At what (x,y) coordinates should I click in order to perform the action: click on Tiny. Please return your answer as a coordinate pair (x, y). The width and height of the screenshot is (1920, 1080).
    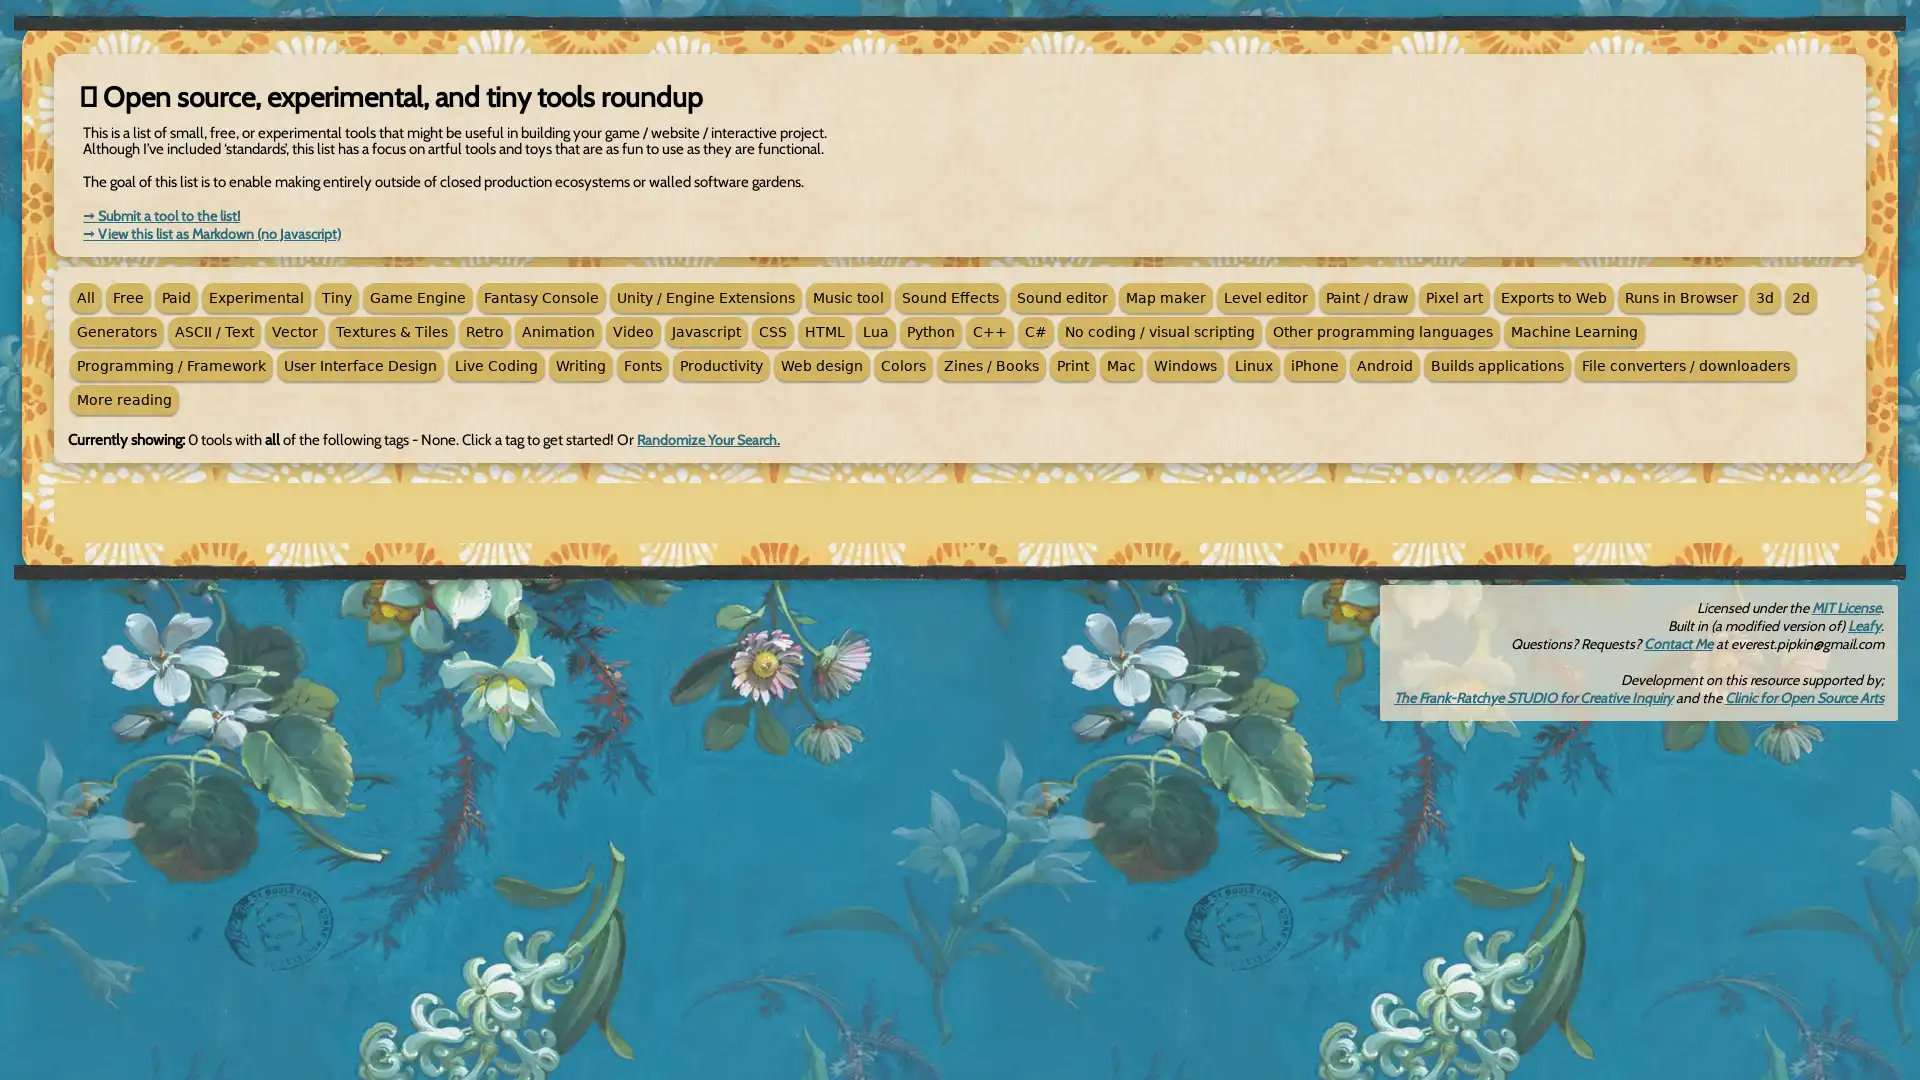
    Looking at the image, I should click on (336, 297).